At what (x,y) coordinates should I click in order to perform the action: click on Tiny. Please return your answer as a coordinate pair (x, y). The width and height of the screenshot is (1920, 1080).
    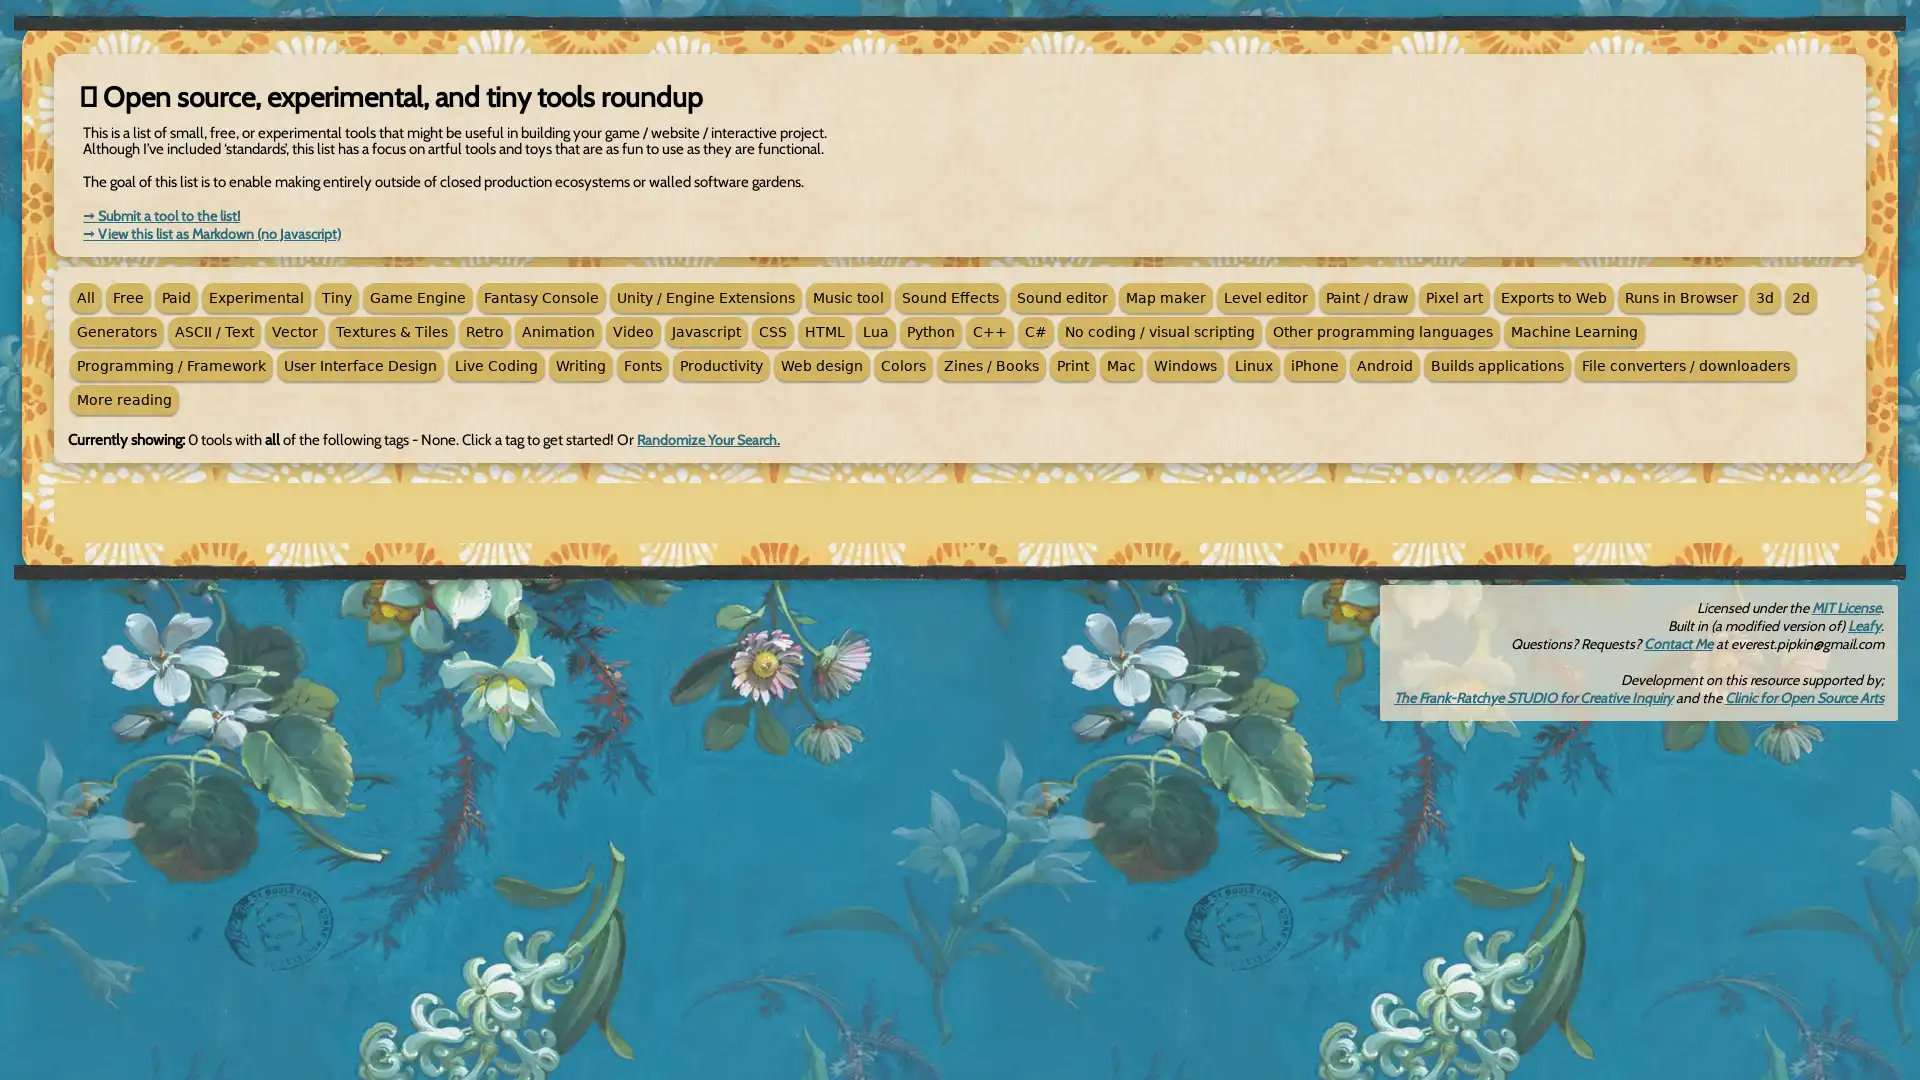
    Looking at the image, I should click on (336, 297).